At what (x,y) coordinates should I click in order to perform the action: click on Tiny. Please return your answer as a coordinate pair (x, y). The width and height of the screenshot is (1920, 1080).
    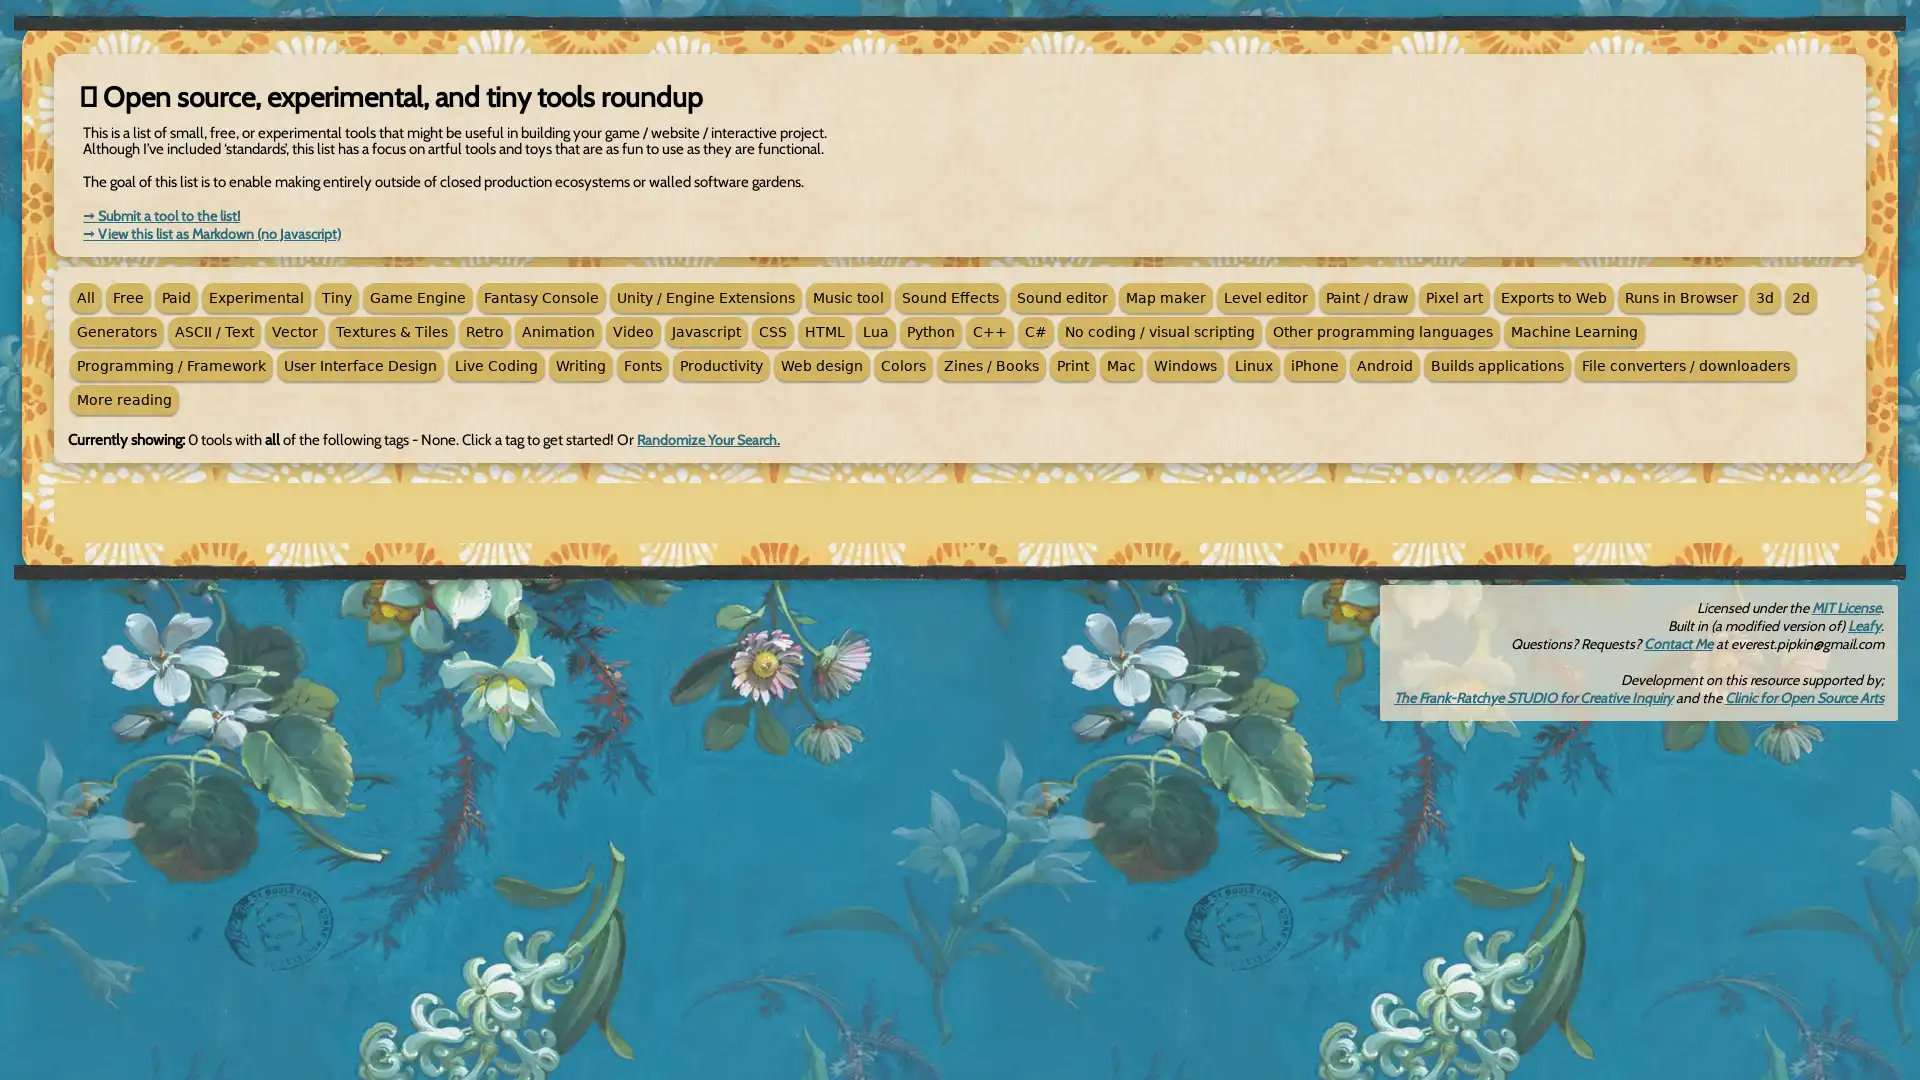
    Looking at the image, I should click on (336, 297).